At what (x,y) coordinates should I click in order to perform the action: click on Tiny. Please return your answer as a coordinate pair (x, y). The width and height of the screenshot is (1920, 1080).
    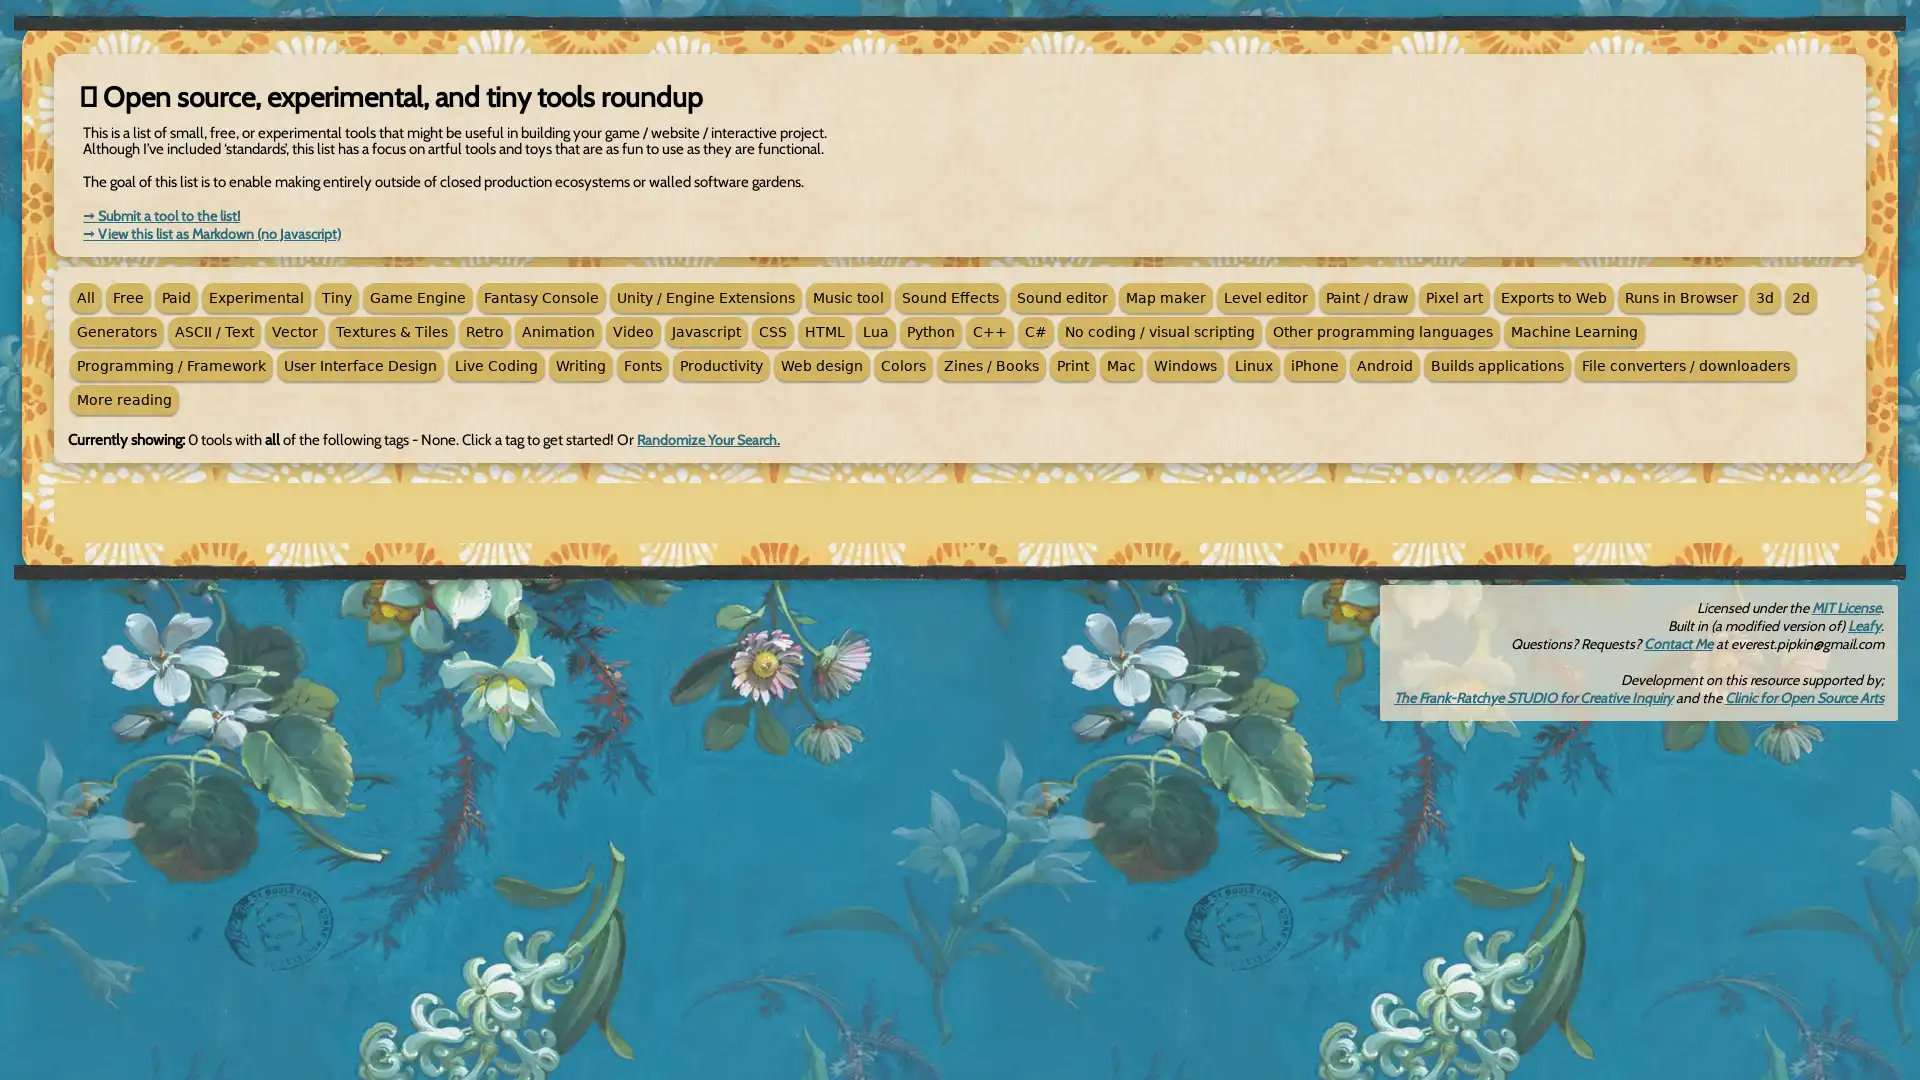
    Looking at the image, I should click on (336, 297).